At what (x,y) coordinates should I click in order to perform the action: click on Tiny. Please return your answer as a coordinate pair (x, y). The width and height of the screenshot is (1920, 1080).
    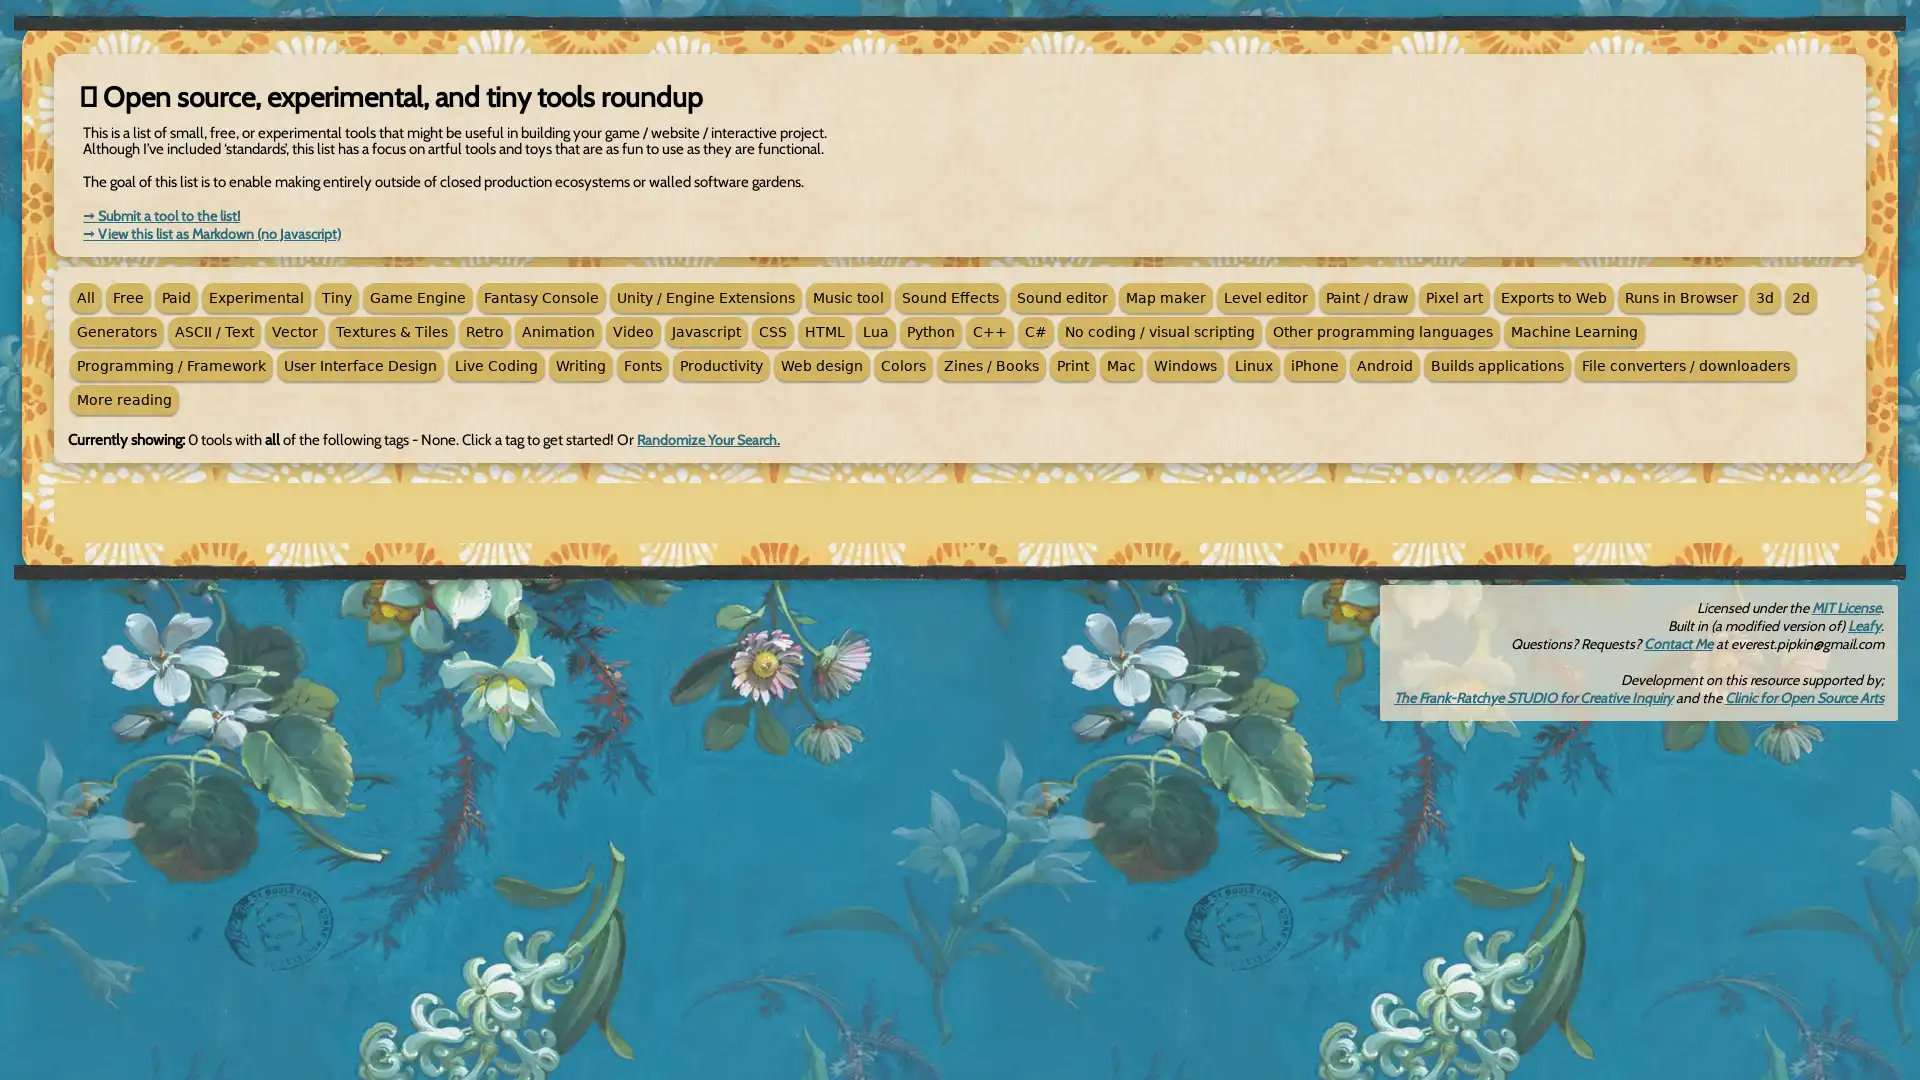
    Looking at the image, I should click on (336, 297).